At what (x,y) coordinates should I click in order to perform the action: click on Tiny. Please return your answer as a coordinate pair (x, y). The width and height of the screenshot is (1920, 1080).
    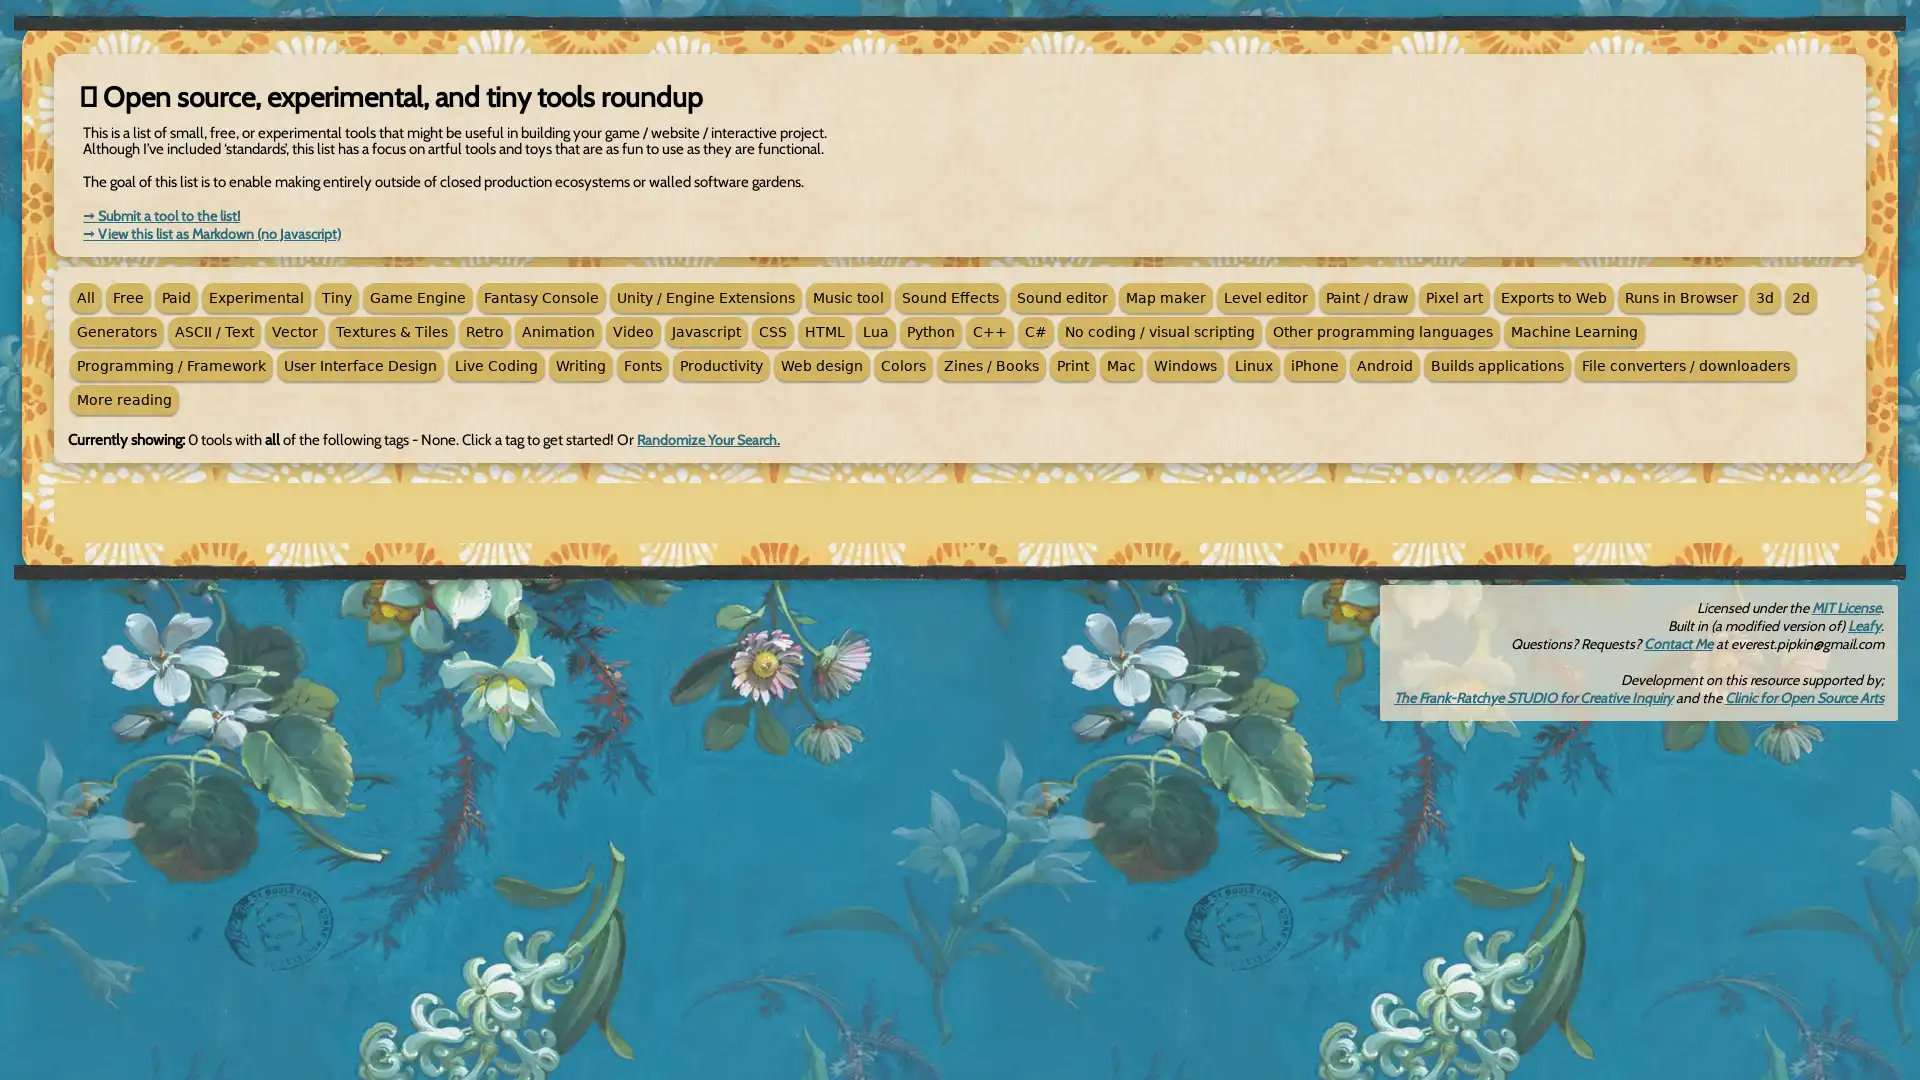
    Looking at the image, I should click on (336, 297).